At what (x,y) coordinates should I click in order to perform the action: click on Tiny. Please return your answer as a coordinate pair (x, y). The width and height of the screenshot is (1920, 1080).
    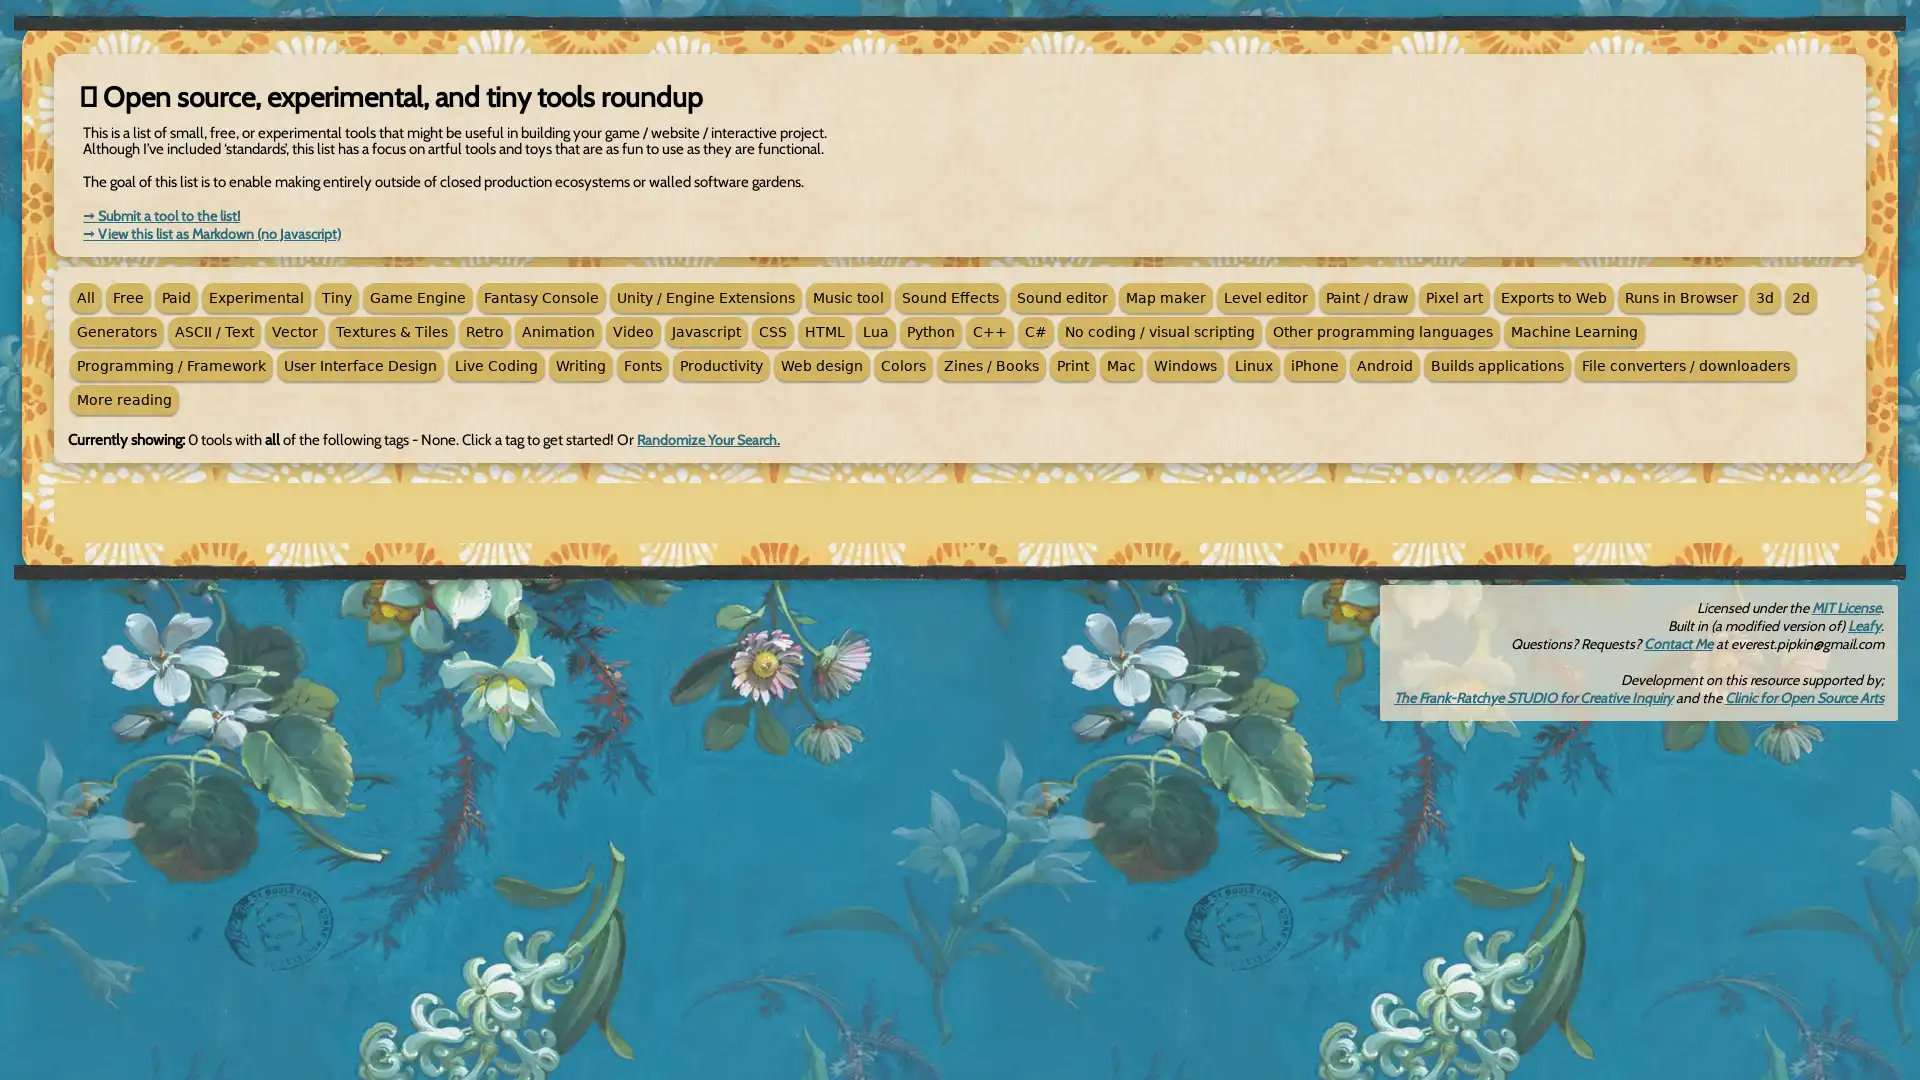
    Looking at the image, I should click on (336, 297).